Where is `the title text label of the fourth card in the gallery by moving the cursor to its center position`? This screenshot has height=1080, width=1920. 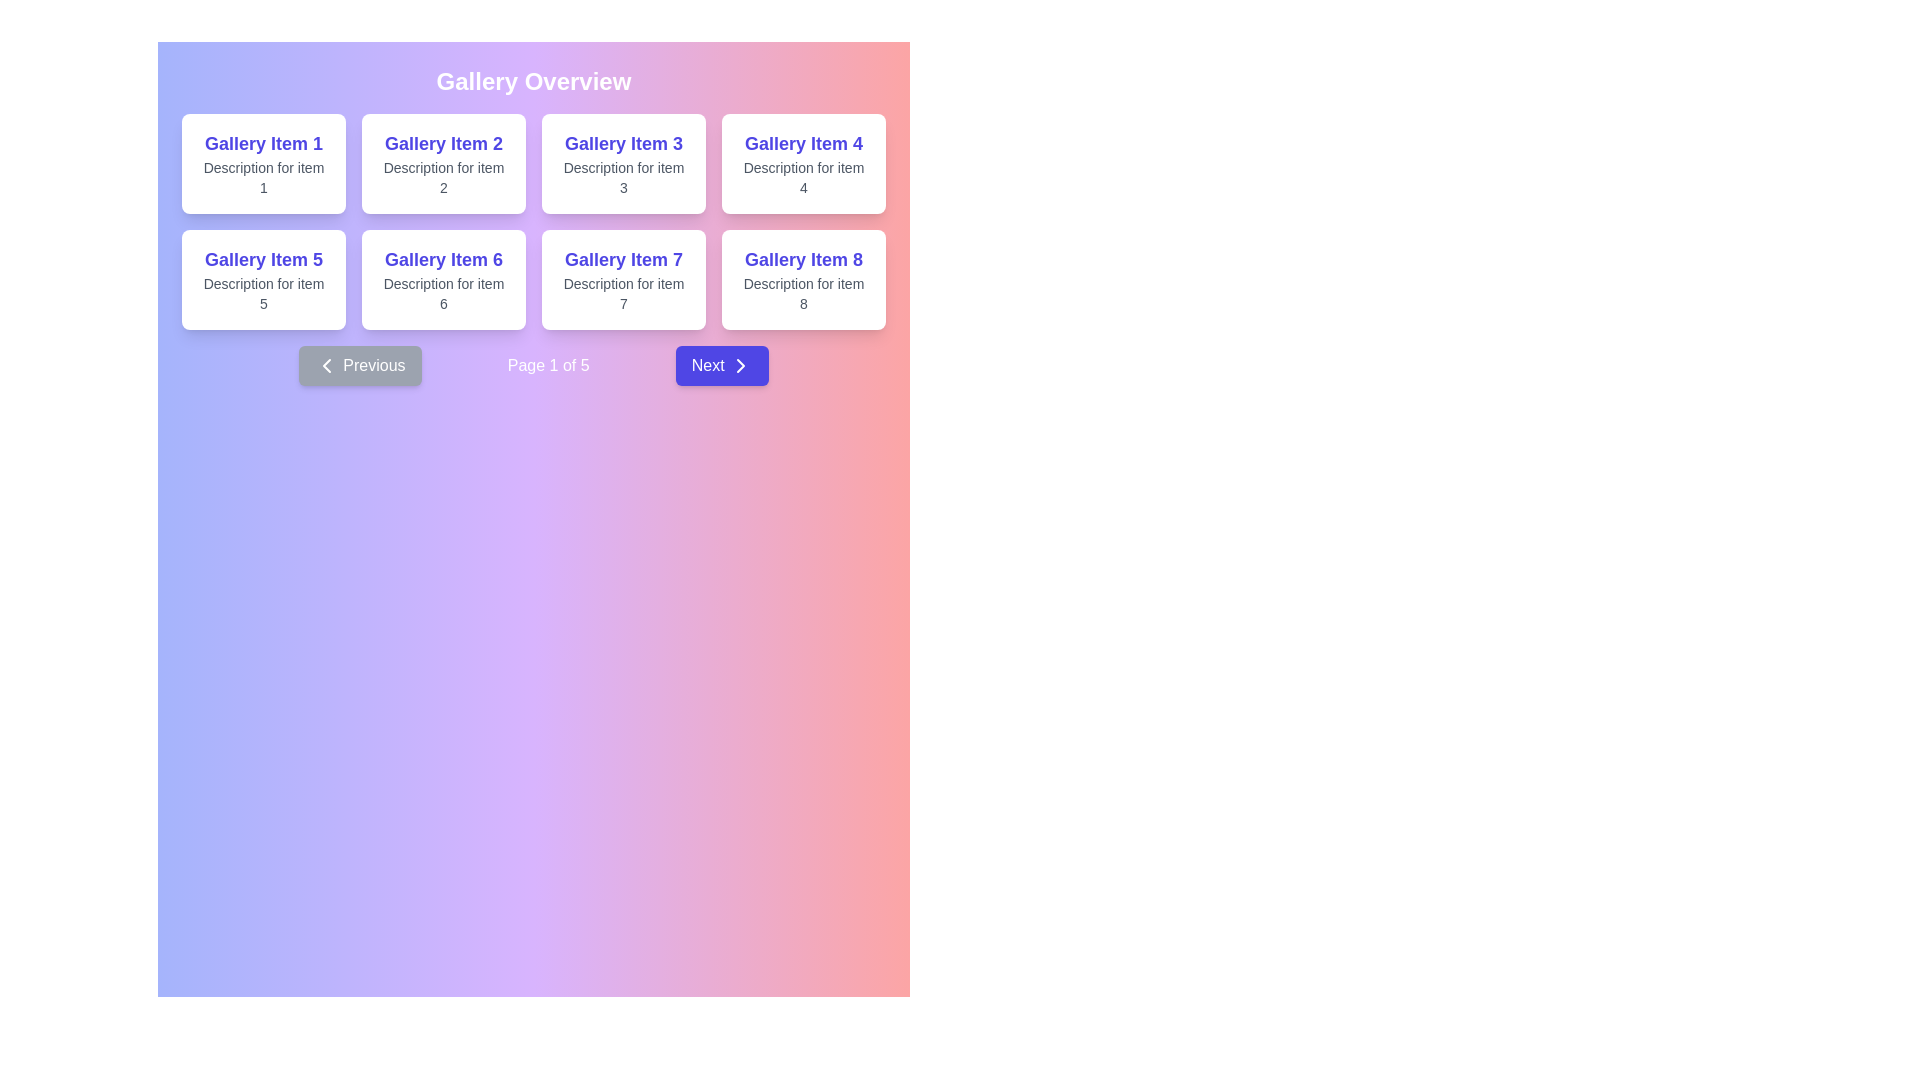 the title text label of the fourth card in the gallery by moving the cursor to its center position is located at coordinates (804, 142).